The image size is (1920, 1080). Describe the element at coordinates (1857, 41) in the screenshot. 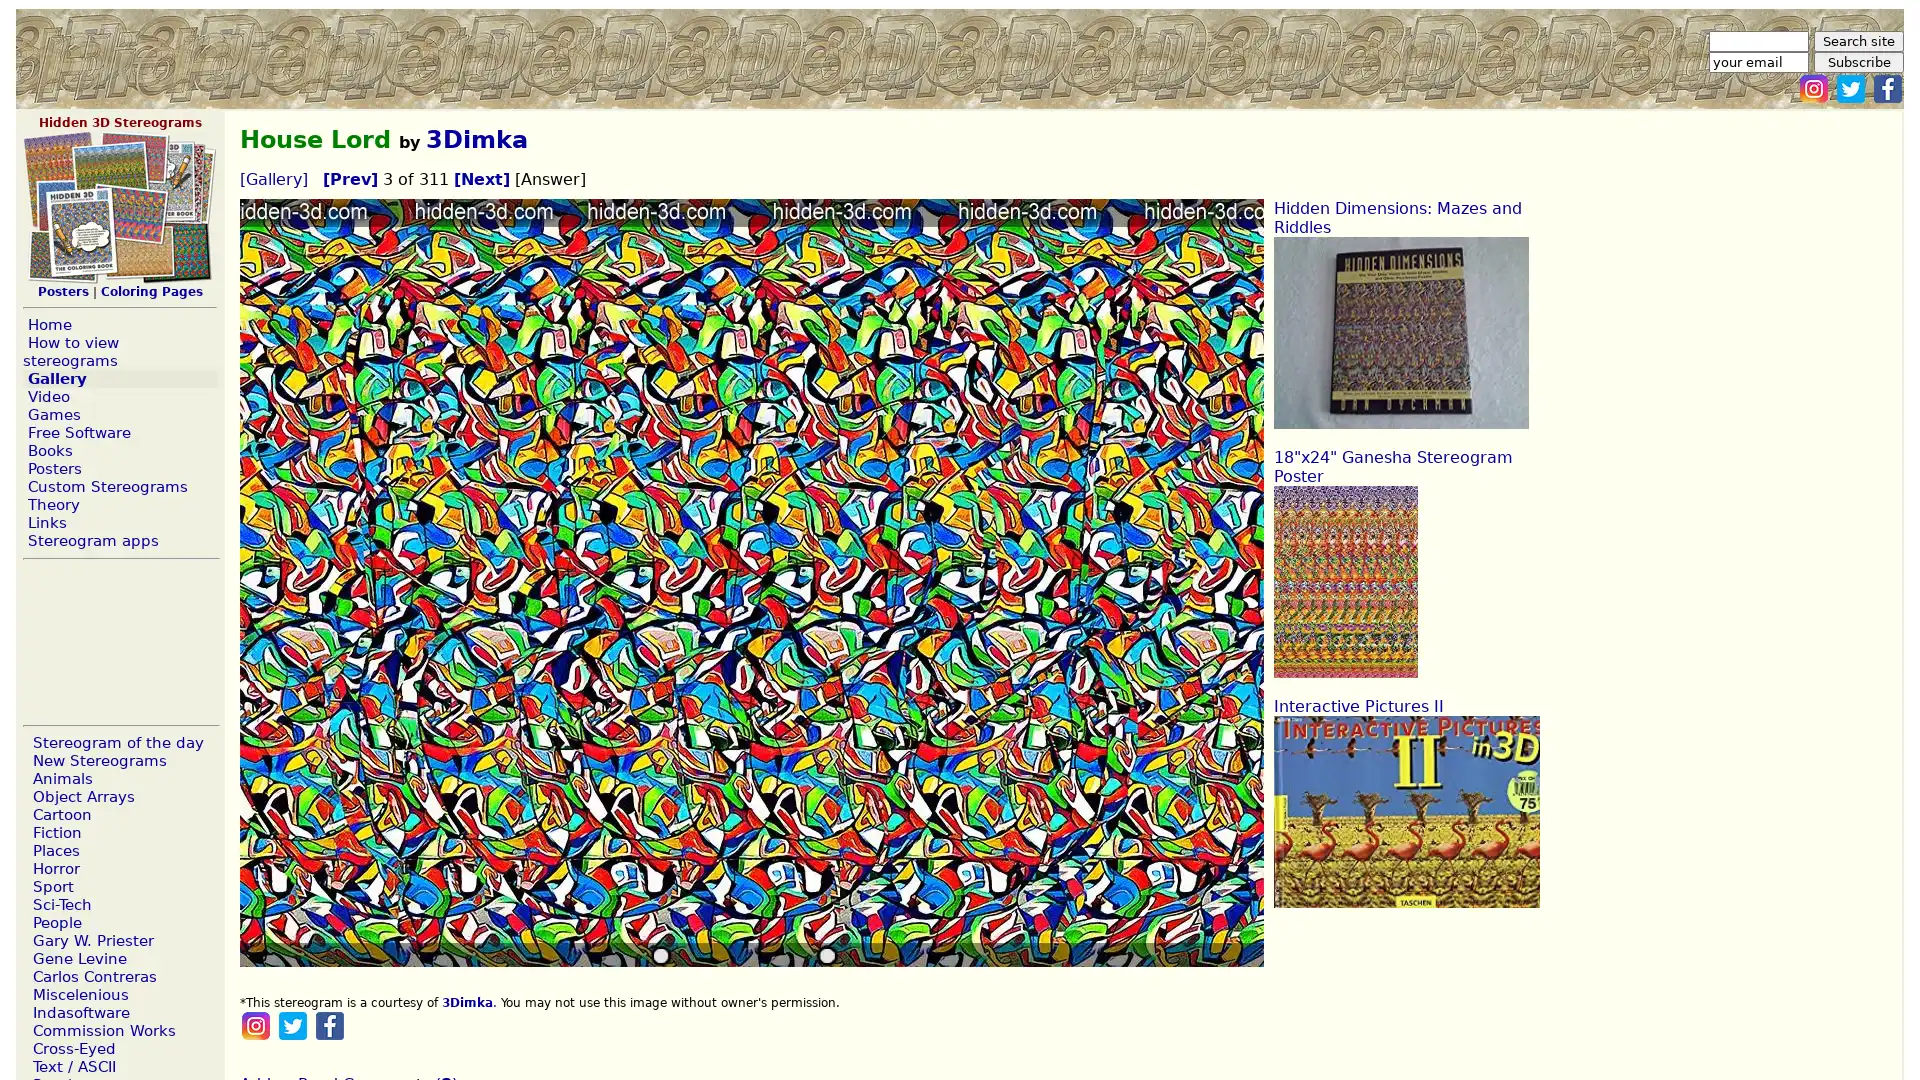

I see `Search site` at that location.